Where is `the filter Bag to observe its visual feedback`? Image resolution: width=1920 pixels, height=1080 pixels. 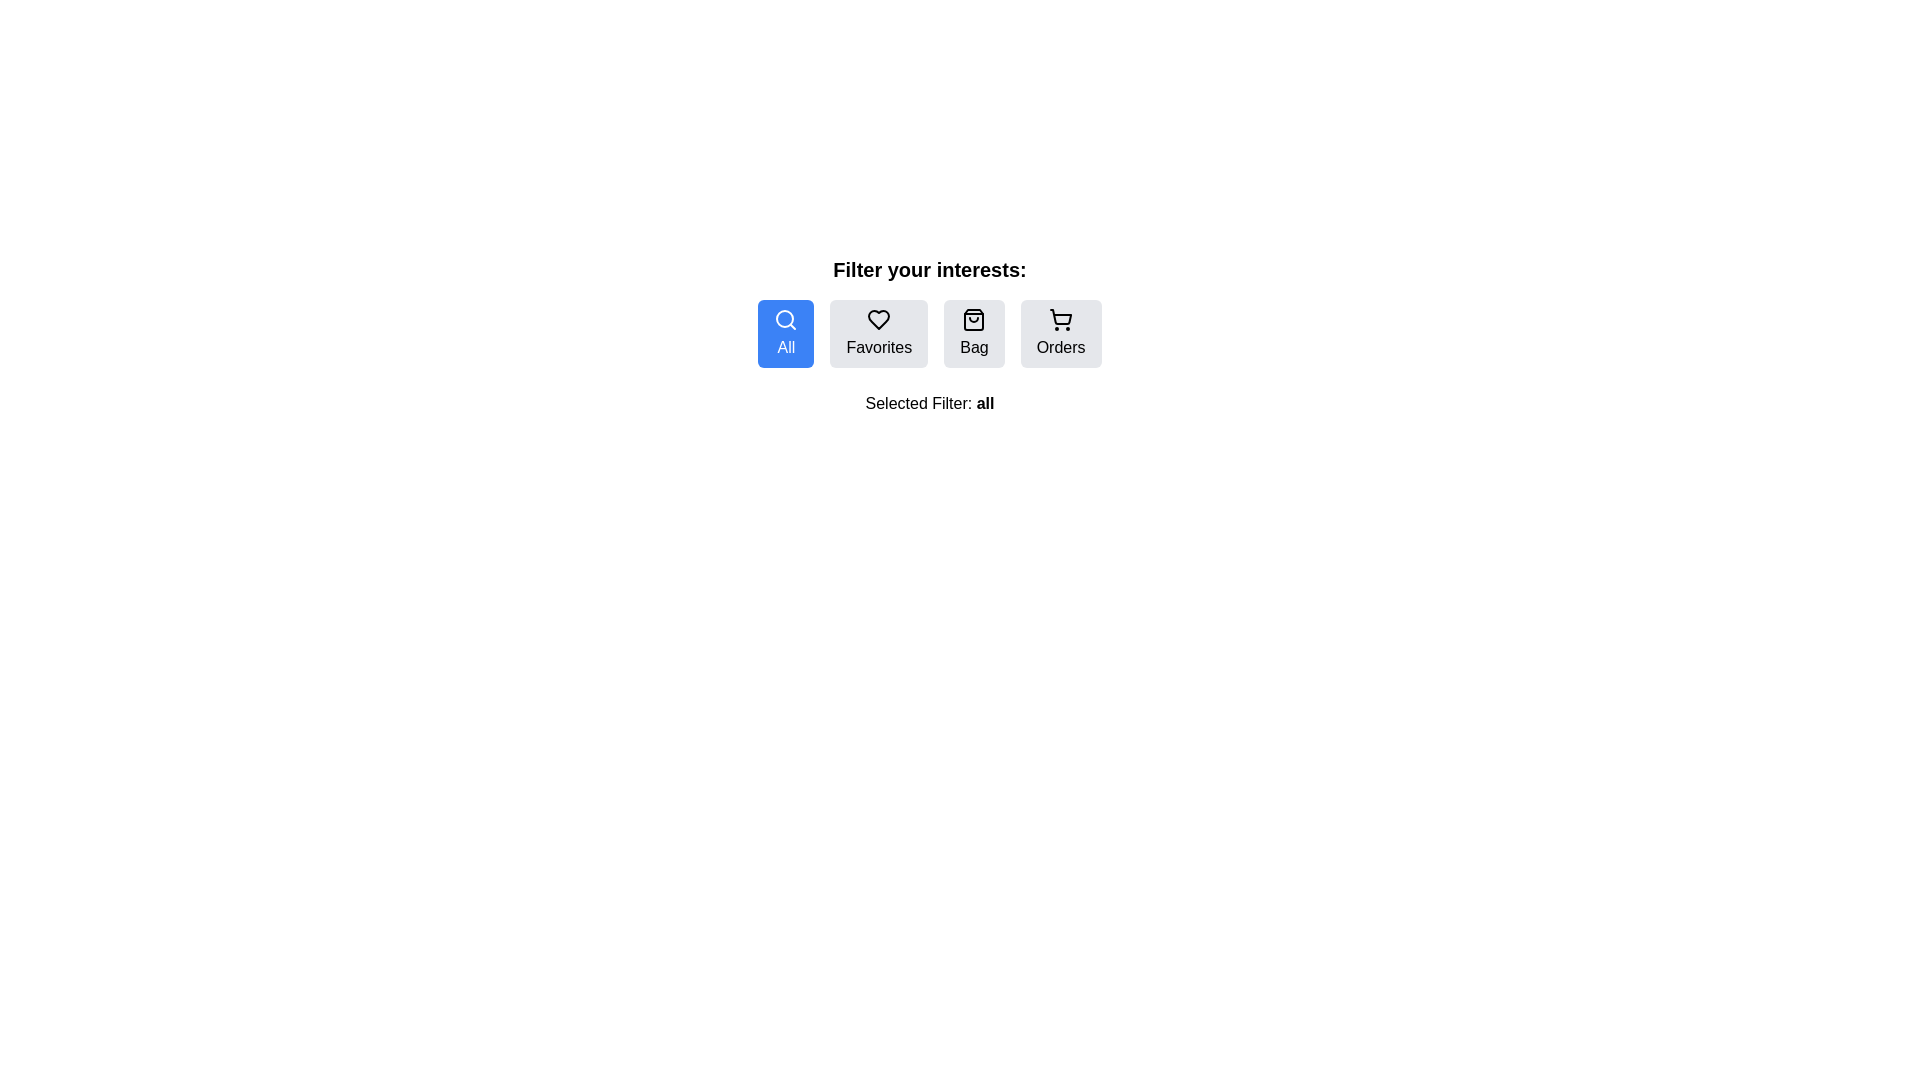
the filter Bag to observe its visual feedback is located at coordinates (974, 333).